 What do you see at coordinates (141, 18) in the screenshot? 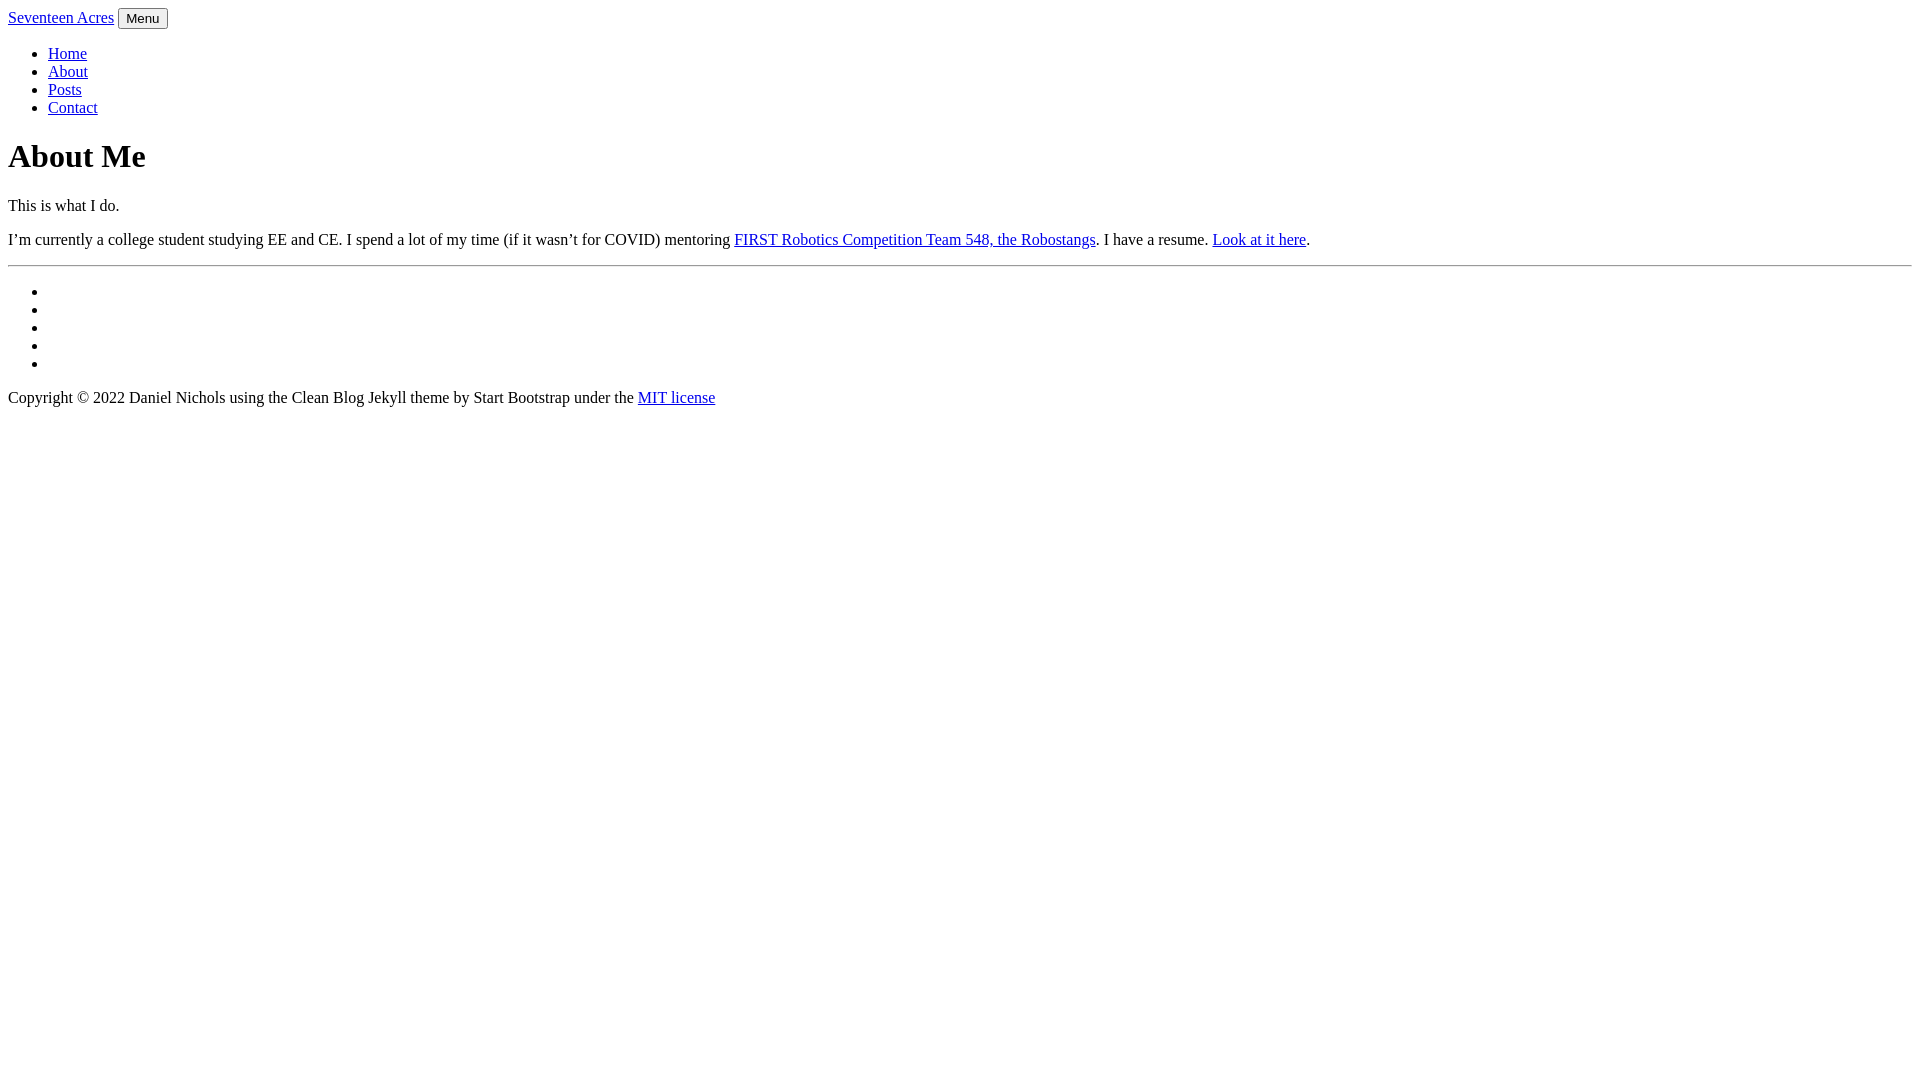
I see `'Menu'` at bounding box center [141, 18].